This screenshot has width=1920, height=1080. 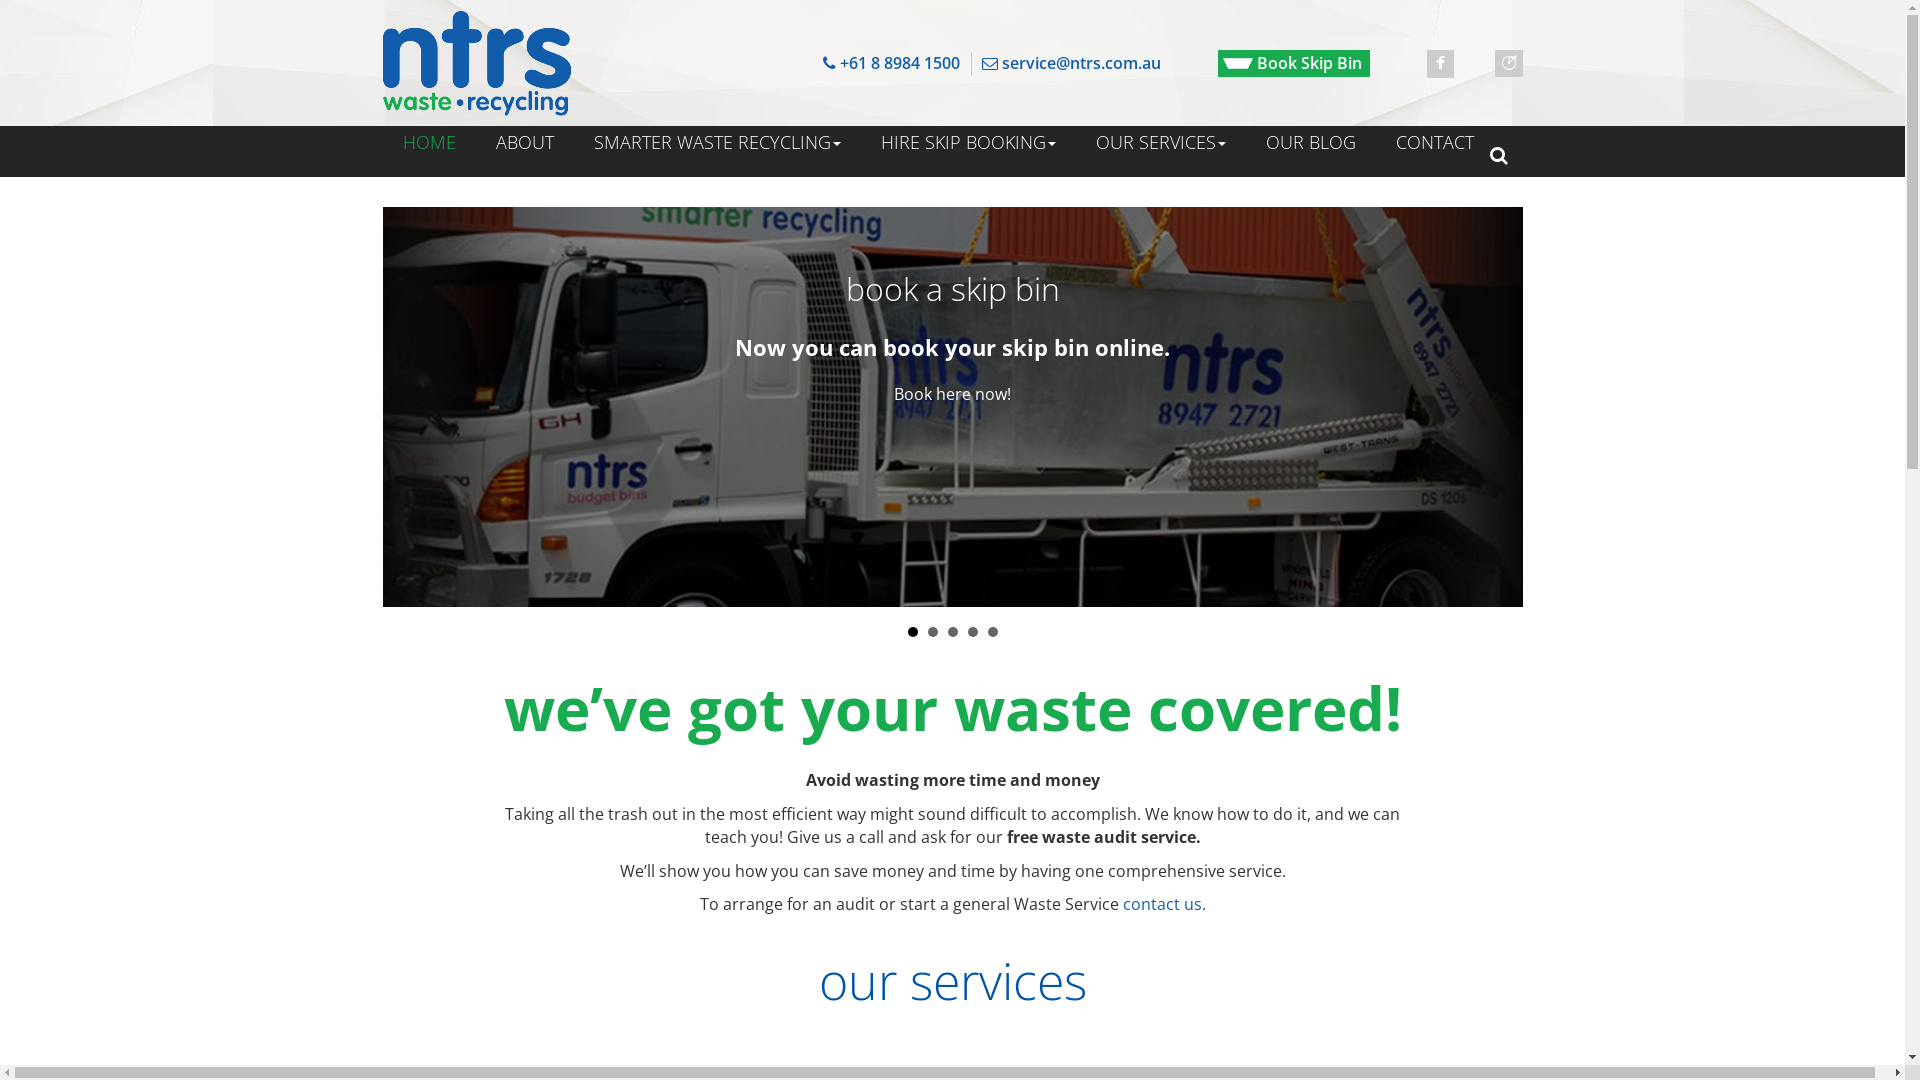 I want to click on 'OUR SERVICES', so click(x=1161, y=141).